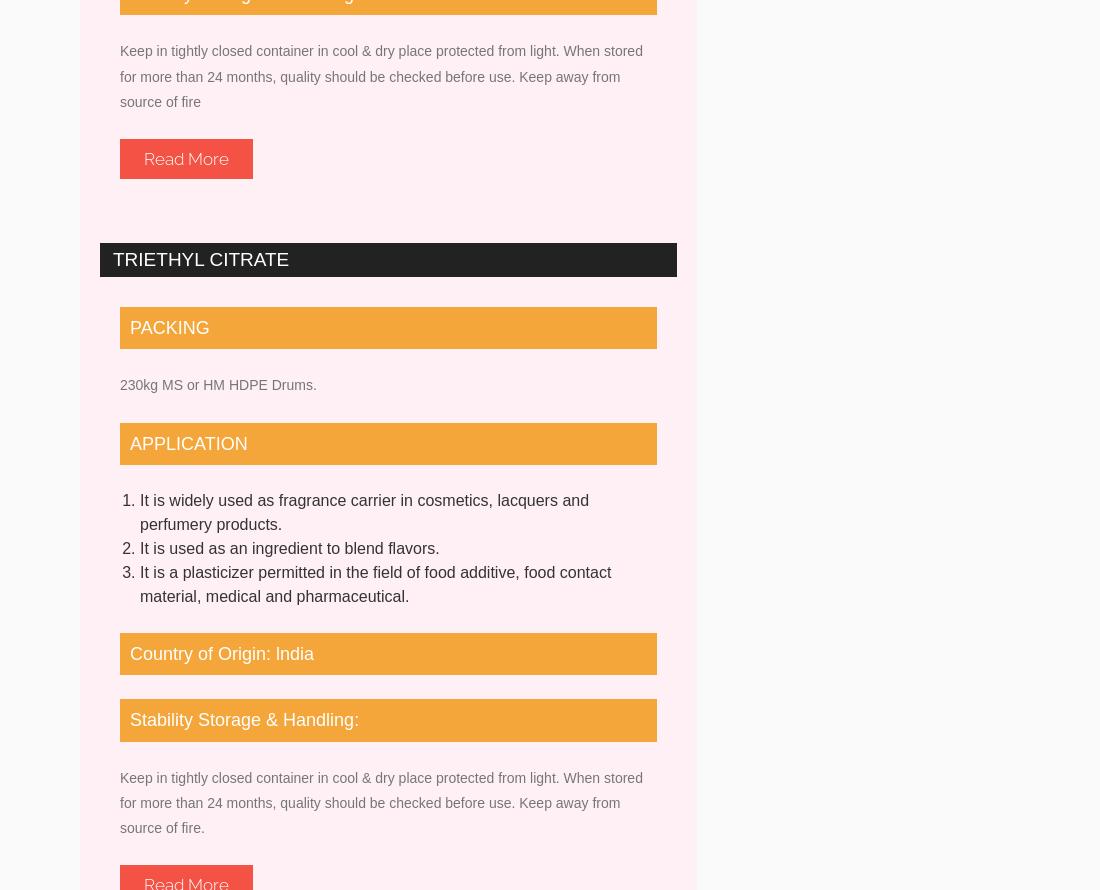 The image size is (1100, 890). I want to click on '230kg MS or HM HDPE Drums.', so click(218, 384).